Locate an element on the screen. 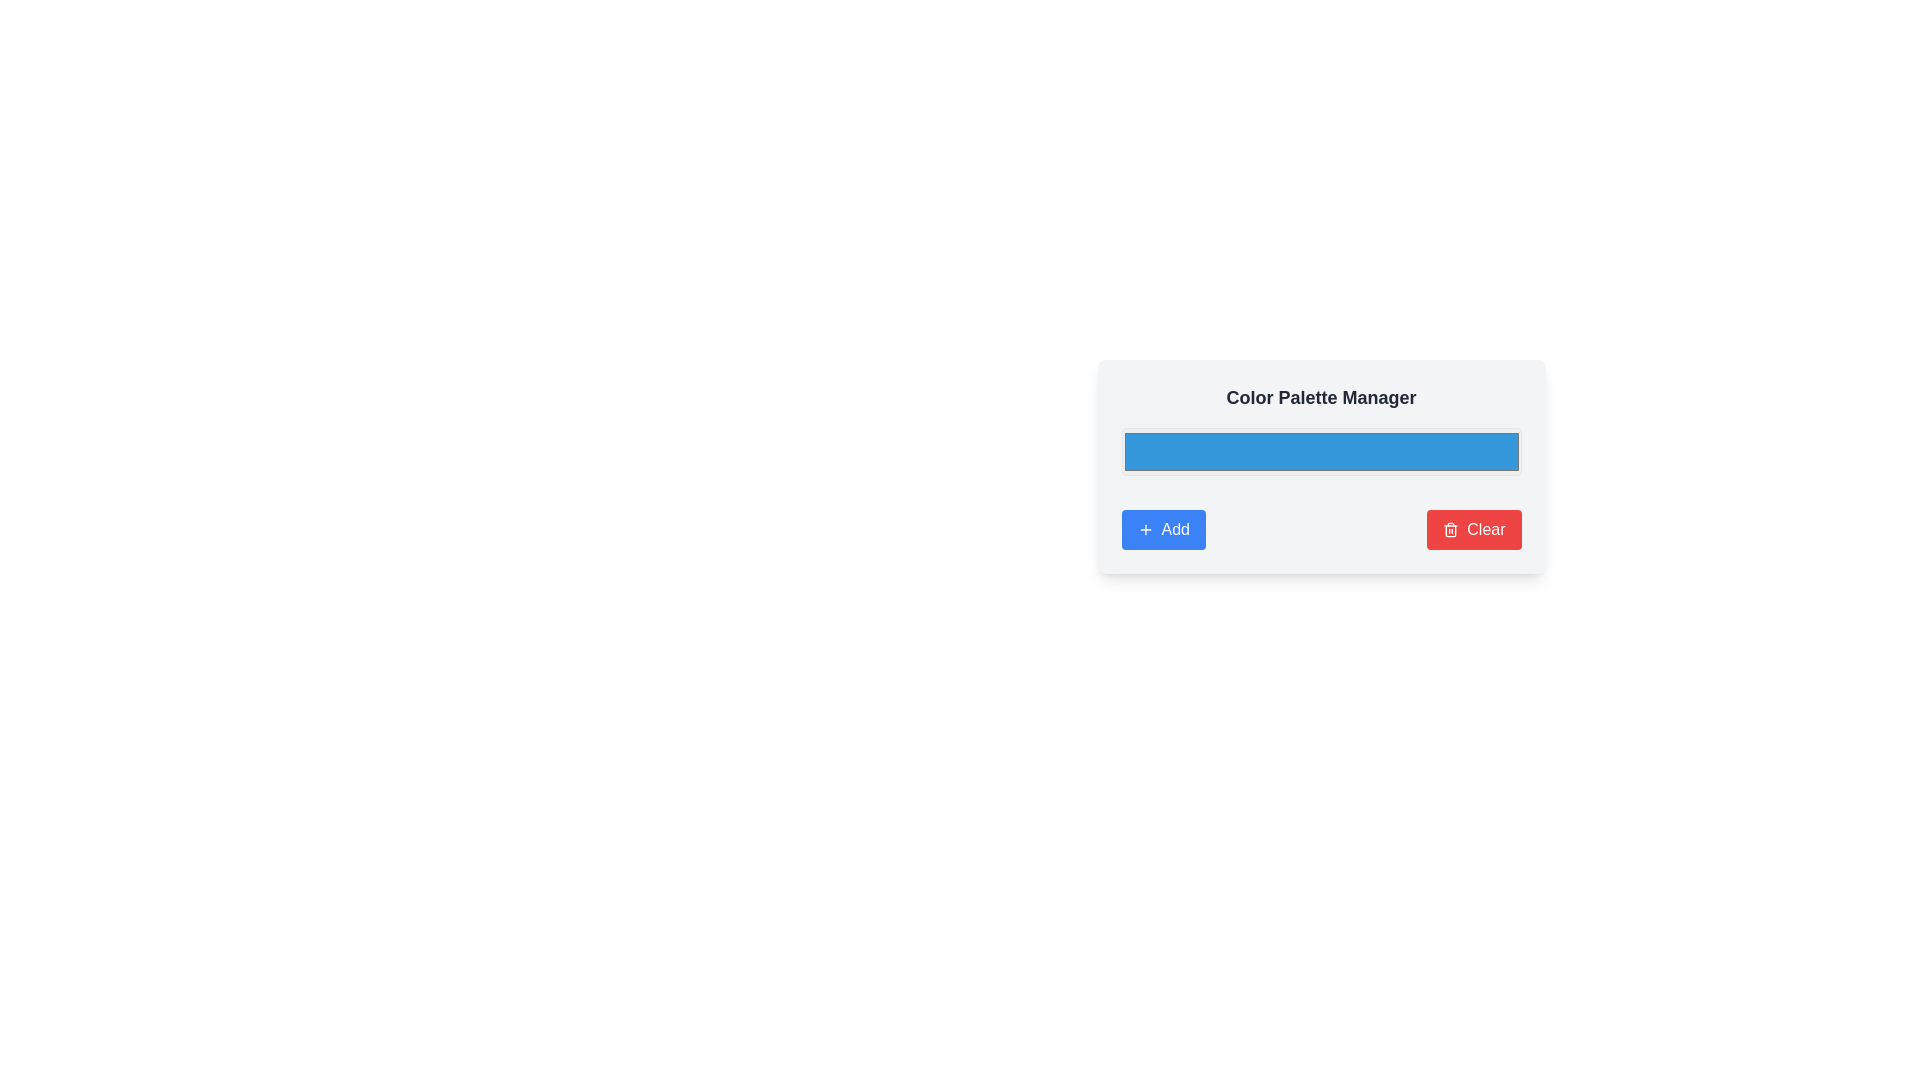  the trash can icon within the 'Clear' button, which has a red background and is located at the bottom-right corner of the 'Color Palette Manager' modal is located at coordinates (1451, 528).